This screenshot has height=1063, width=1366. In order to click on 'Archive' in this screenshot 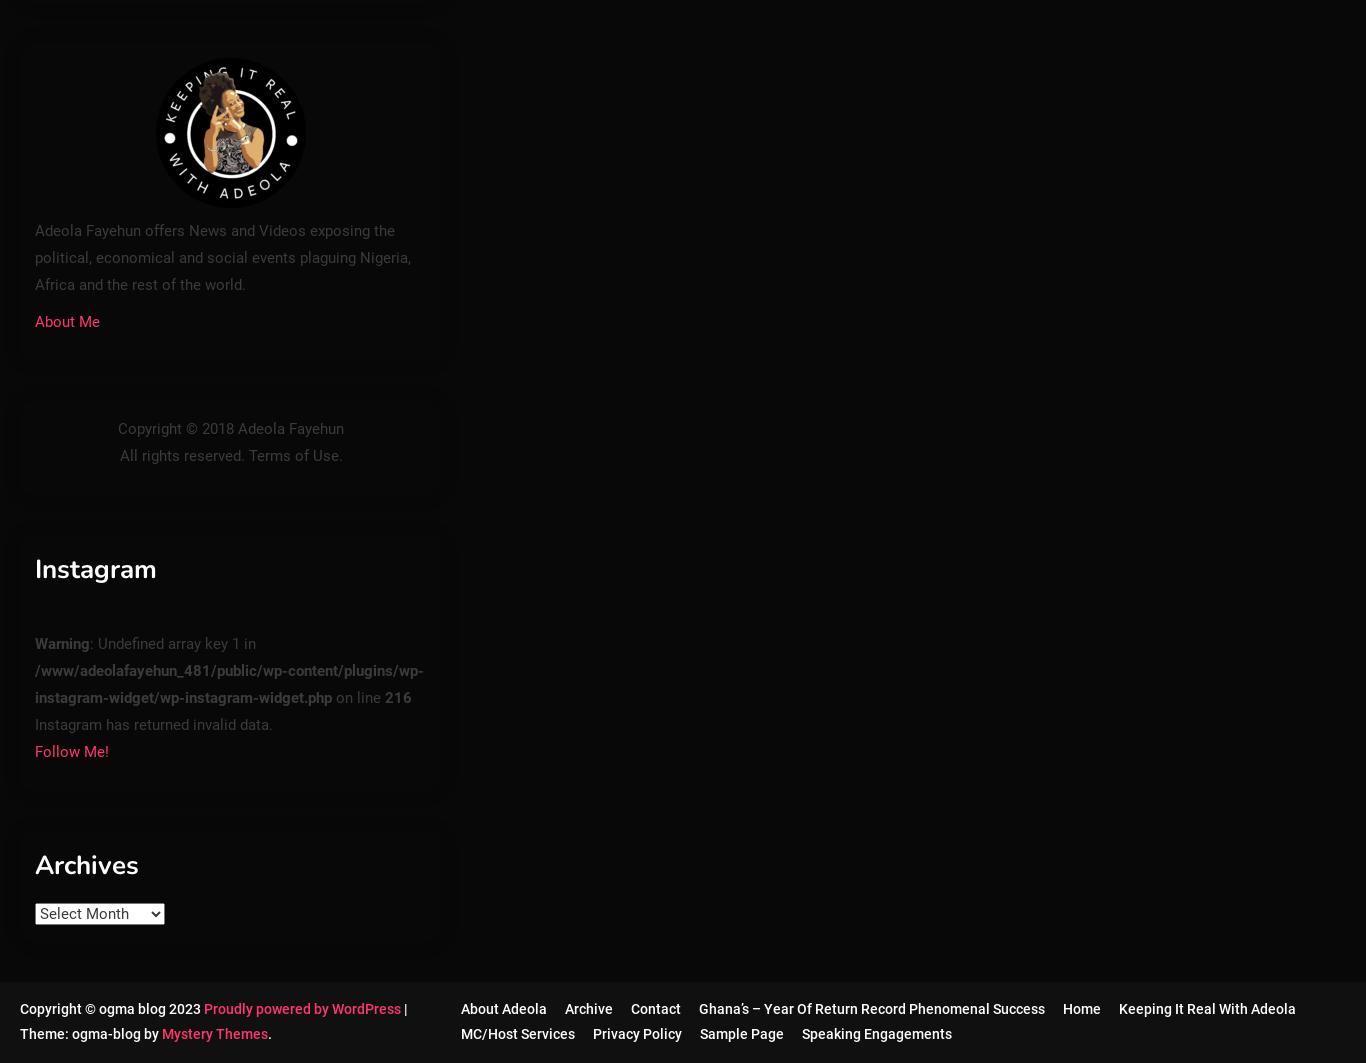, I will do `click(587, 1007)`.